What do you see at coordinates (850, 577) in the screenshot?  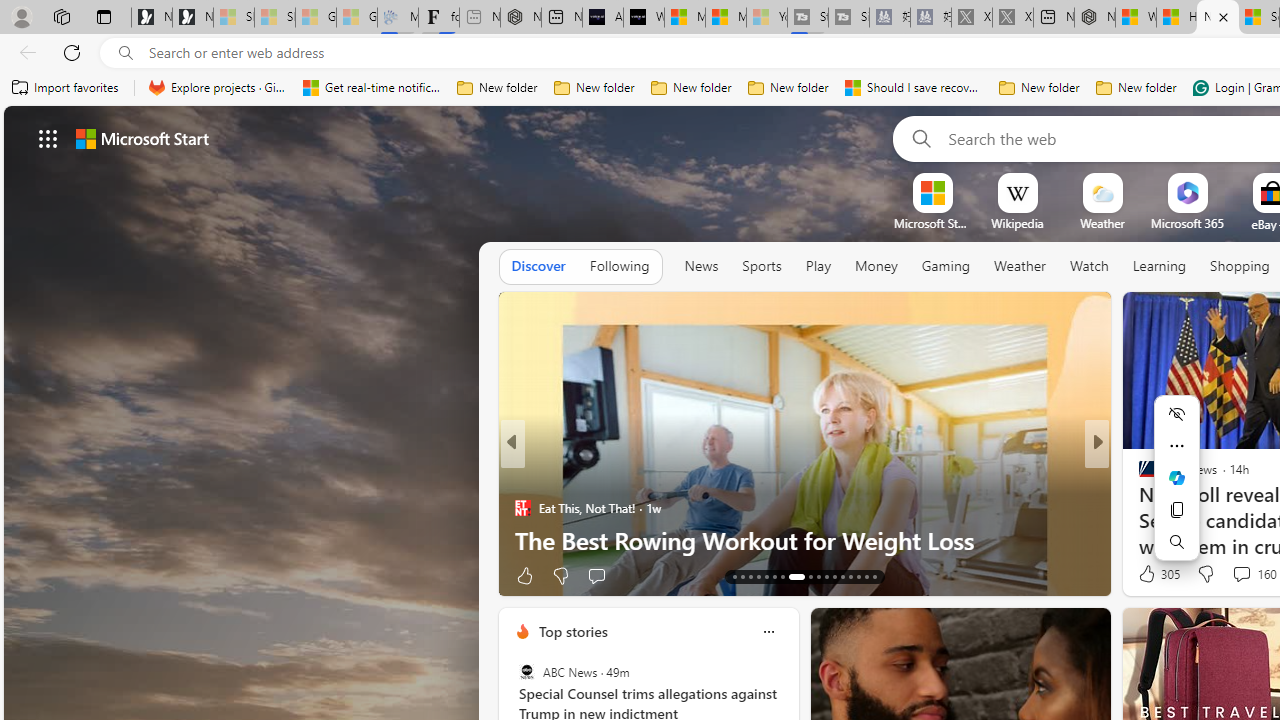 I see `'AutomationID: tab-40'` at bounding box center [850, 577].